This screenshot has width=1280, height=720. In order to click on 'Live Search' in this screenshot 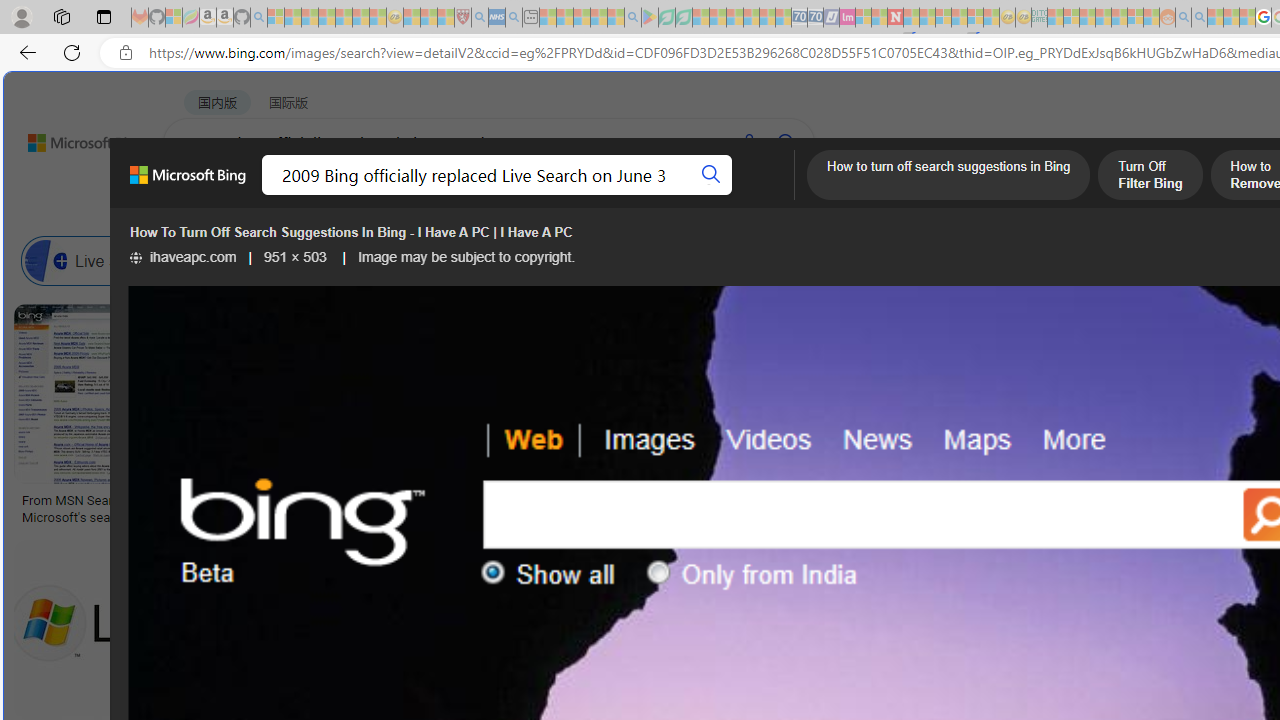, I will do `click(46, 260)`.